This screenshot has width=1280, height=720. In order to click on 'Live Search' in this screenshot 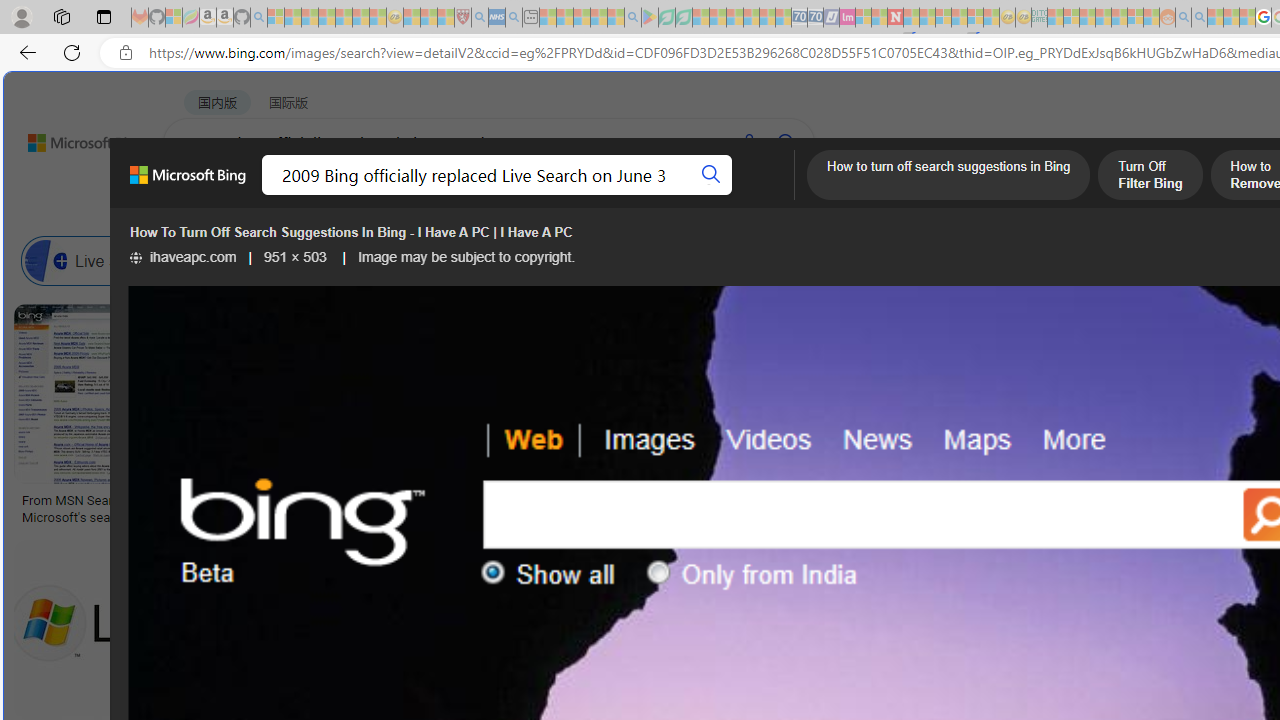, I will do `click(46, 260)`.